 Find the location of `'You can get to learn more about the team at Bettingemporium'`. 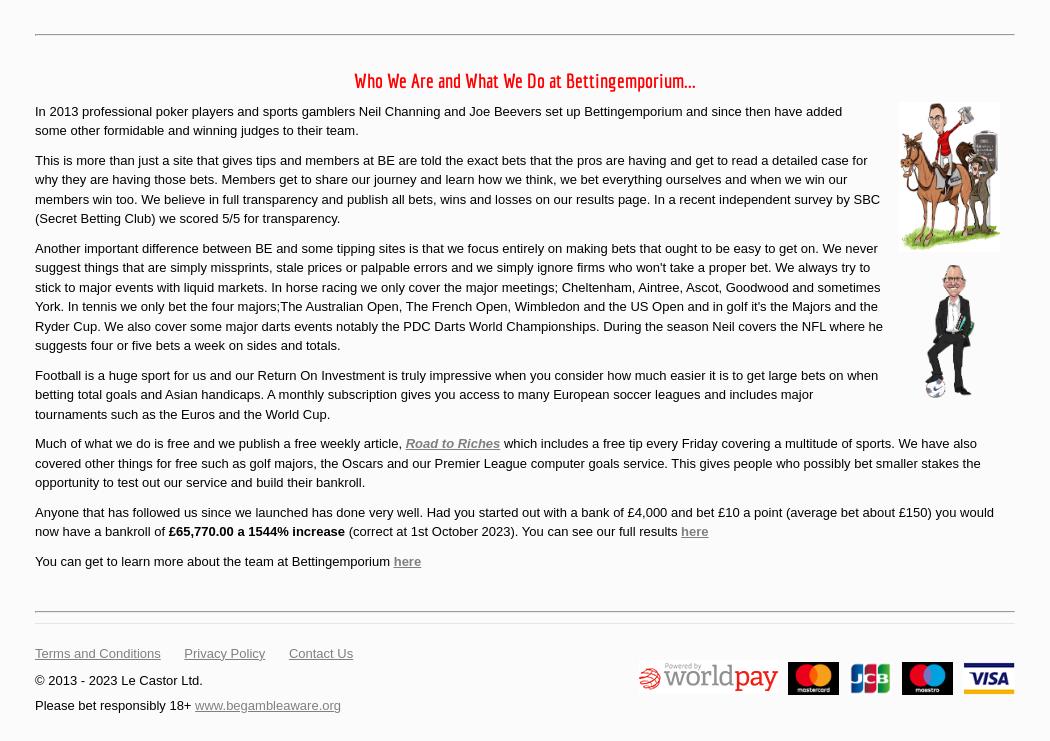

'You can get to learn more about the team at Bettingemporium' is located at coordinates (212, 560).